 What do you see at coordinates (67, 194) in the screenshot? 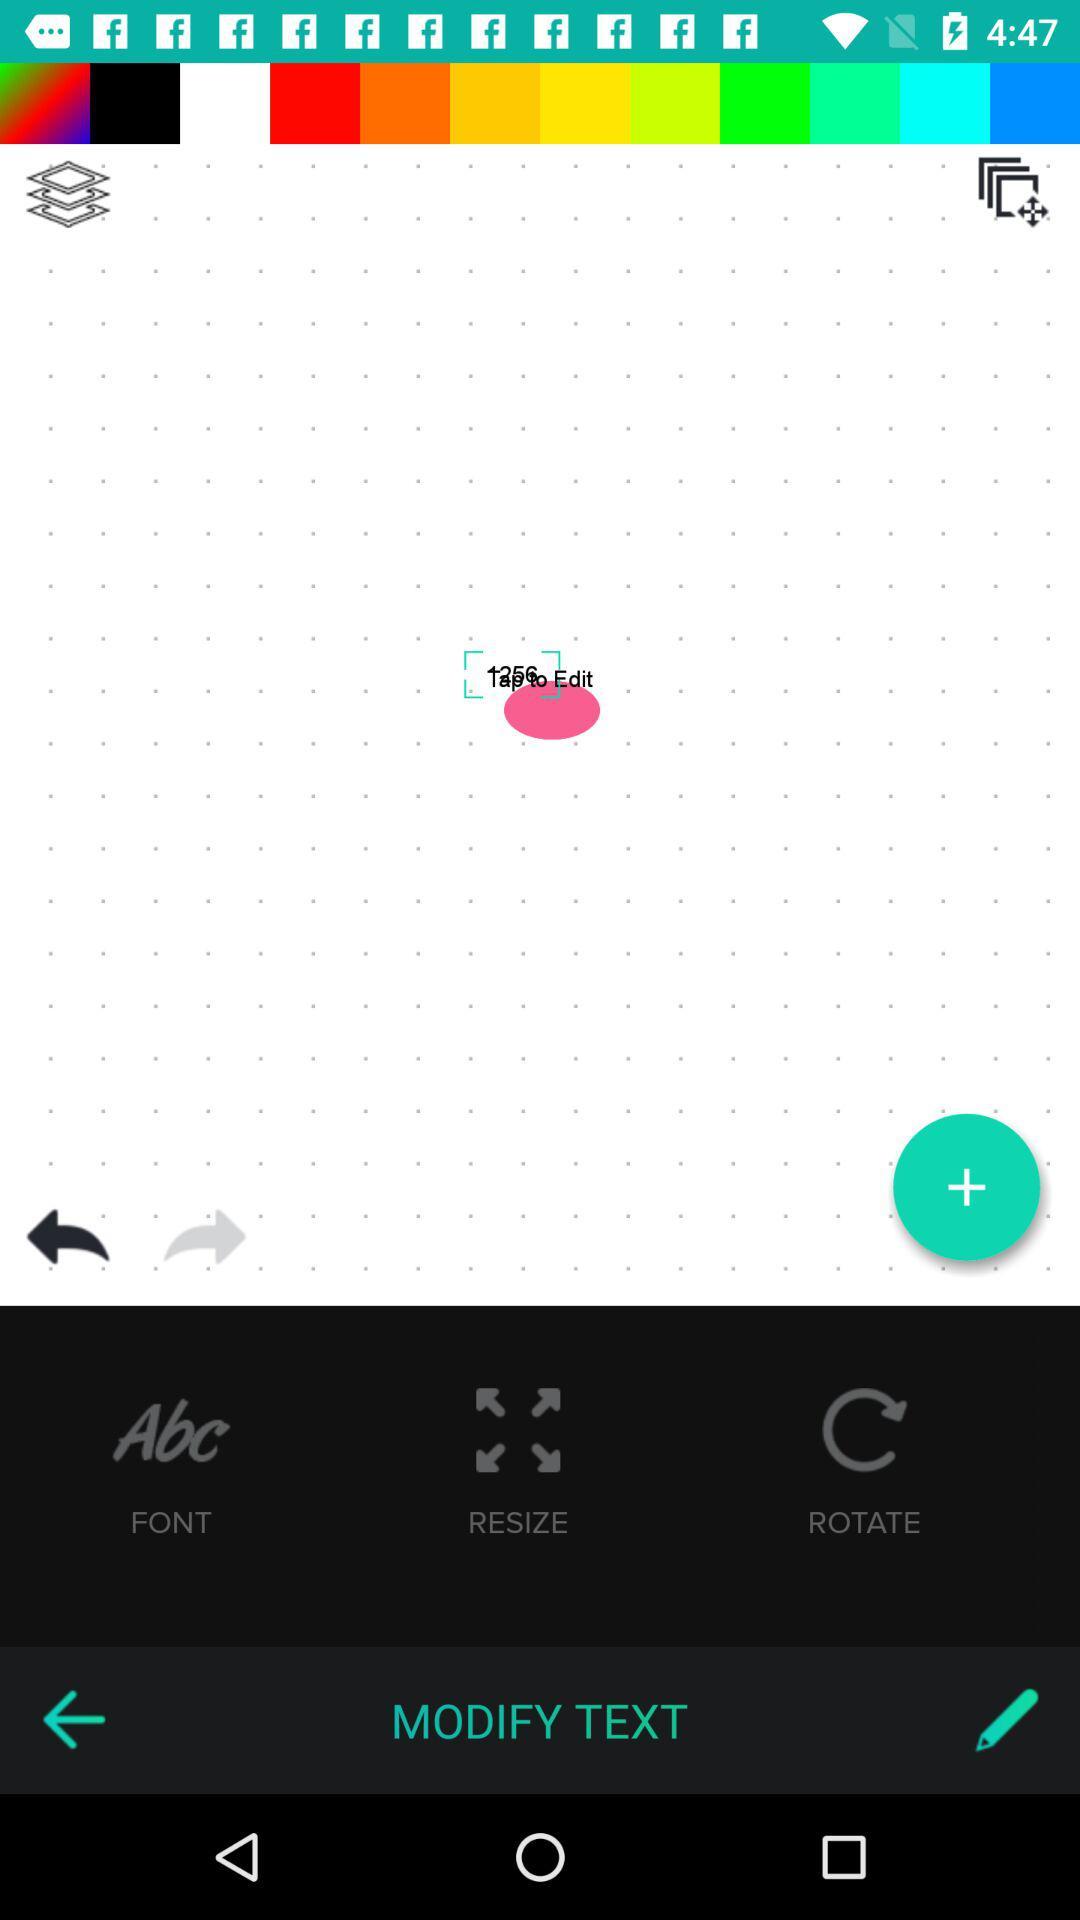
I see `to menu option` at bounding box center [67, 194].